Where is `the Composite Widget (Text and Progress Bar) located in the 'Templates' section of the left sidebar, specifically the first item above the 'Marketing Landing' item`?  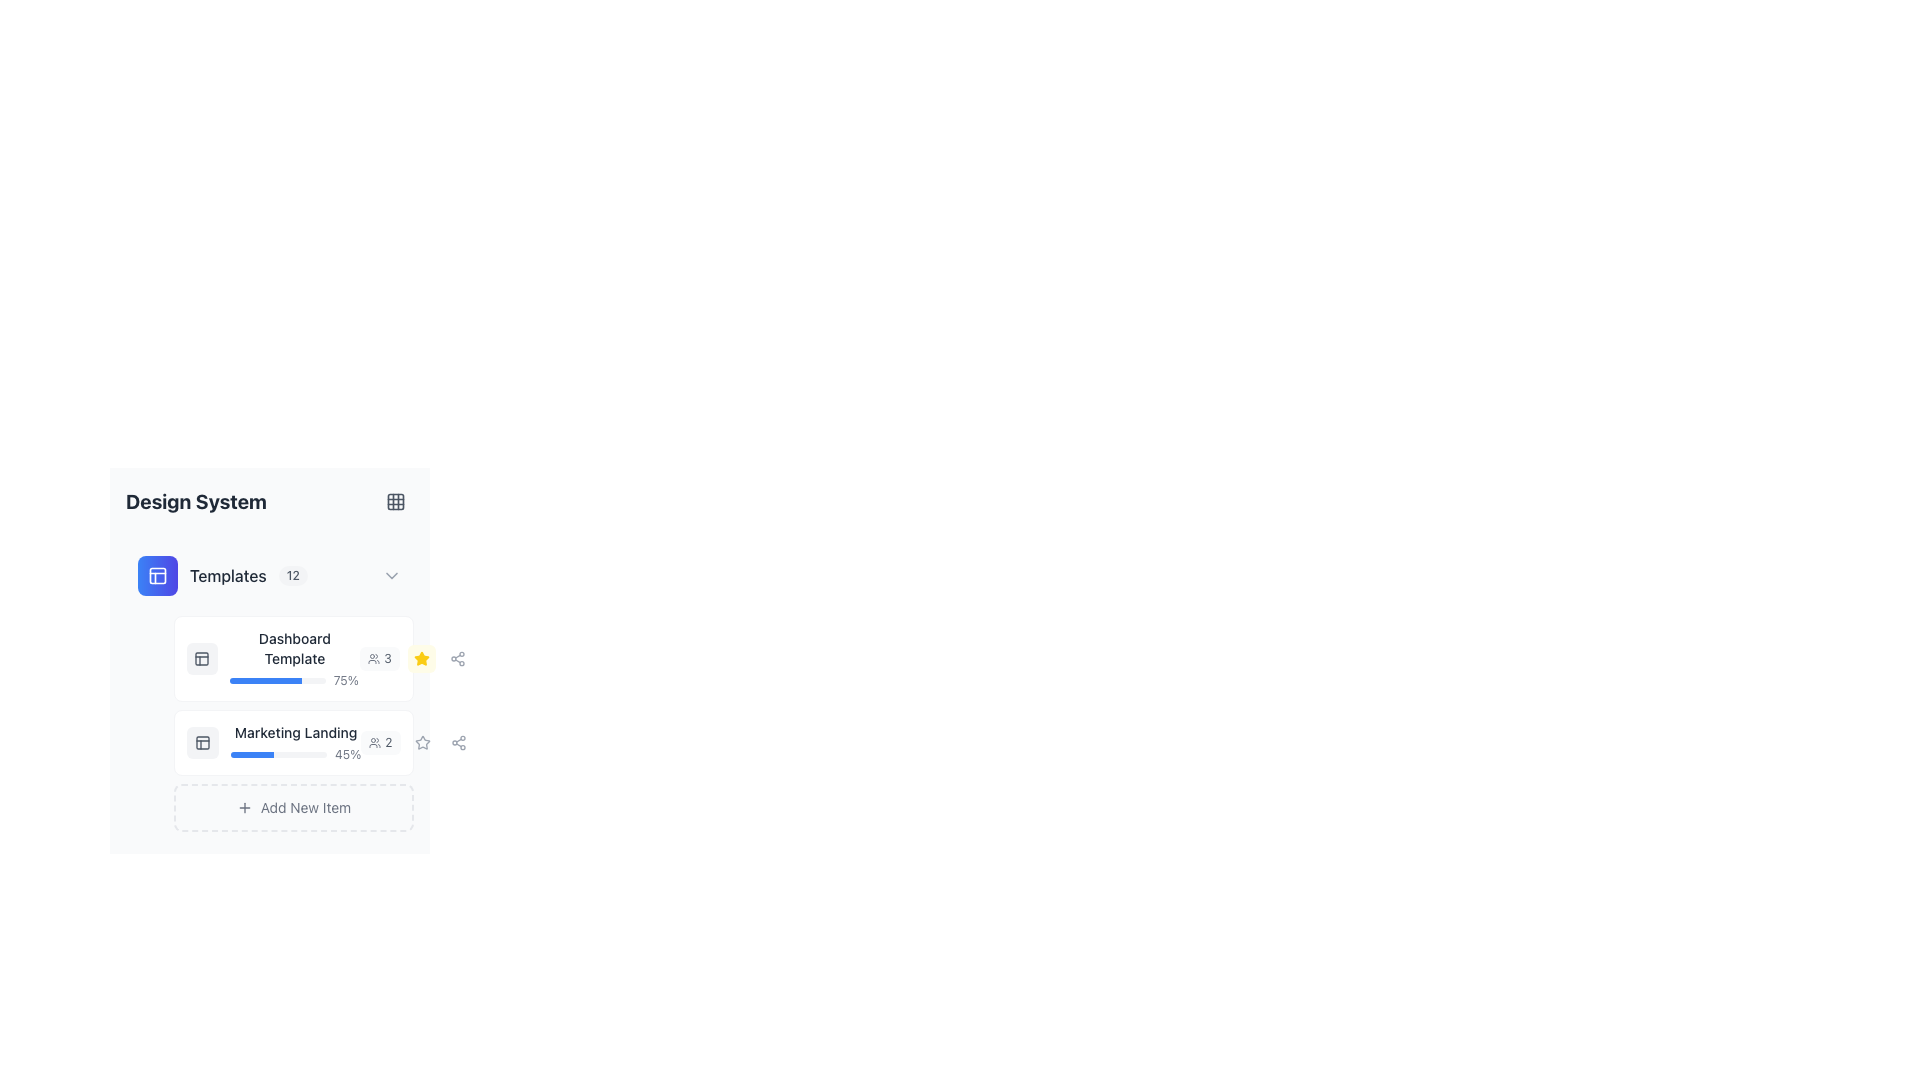 the Composite Widget (Text and Progress Bar) located in the 'Templates' section of the left sidebar, specifically the first item above the 'Marketing Landing' item is located at coordinates (293, 659).